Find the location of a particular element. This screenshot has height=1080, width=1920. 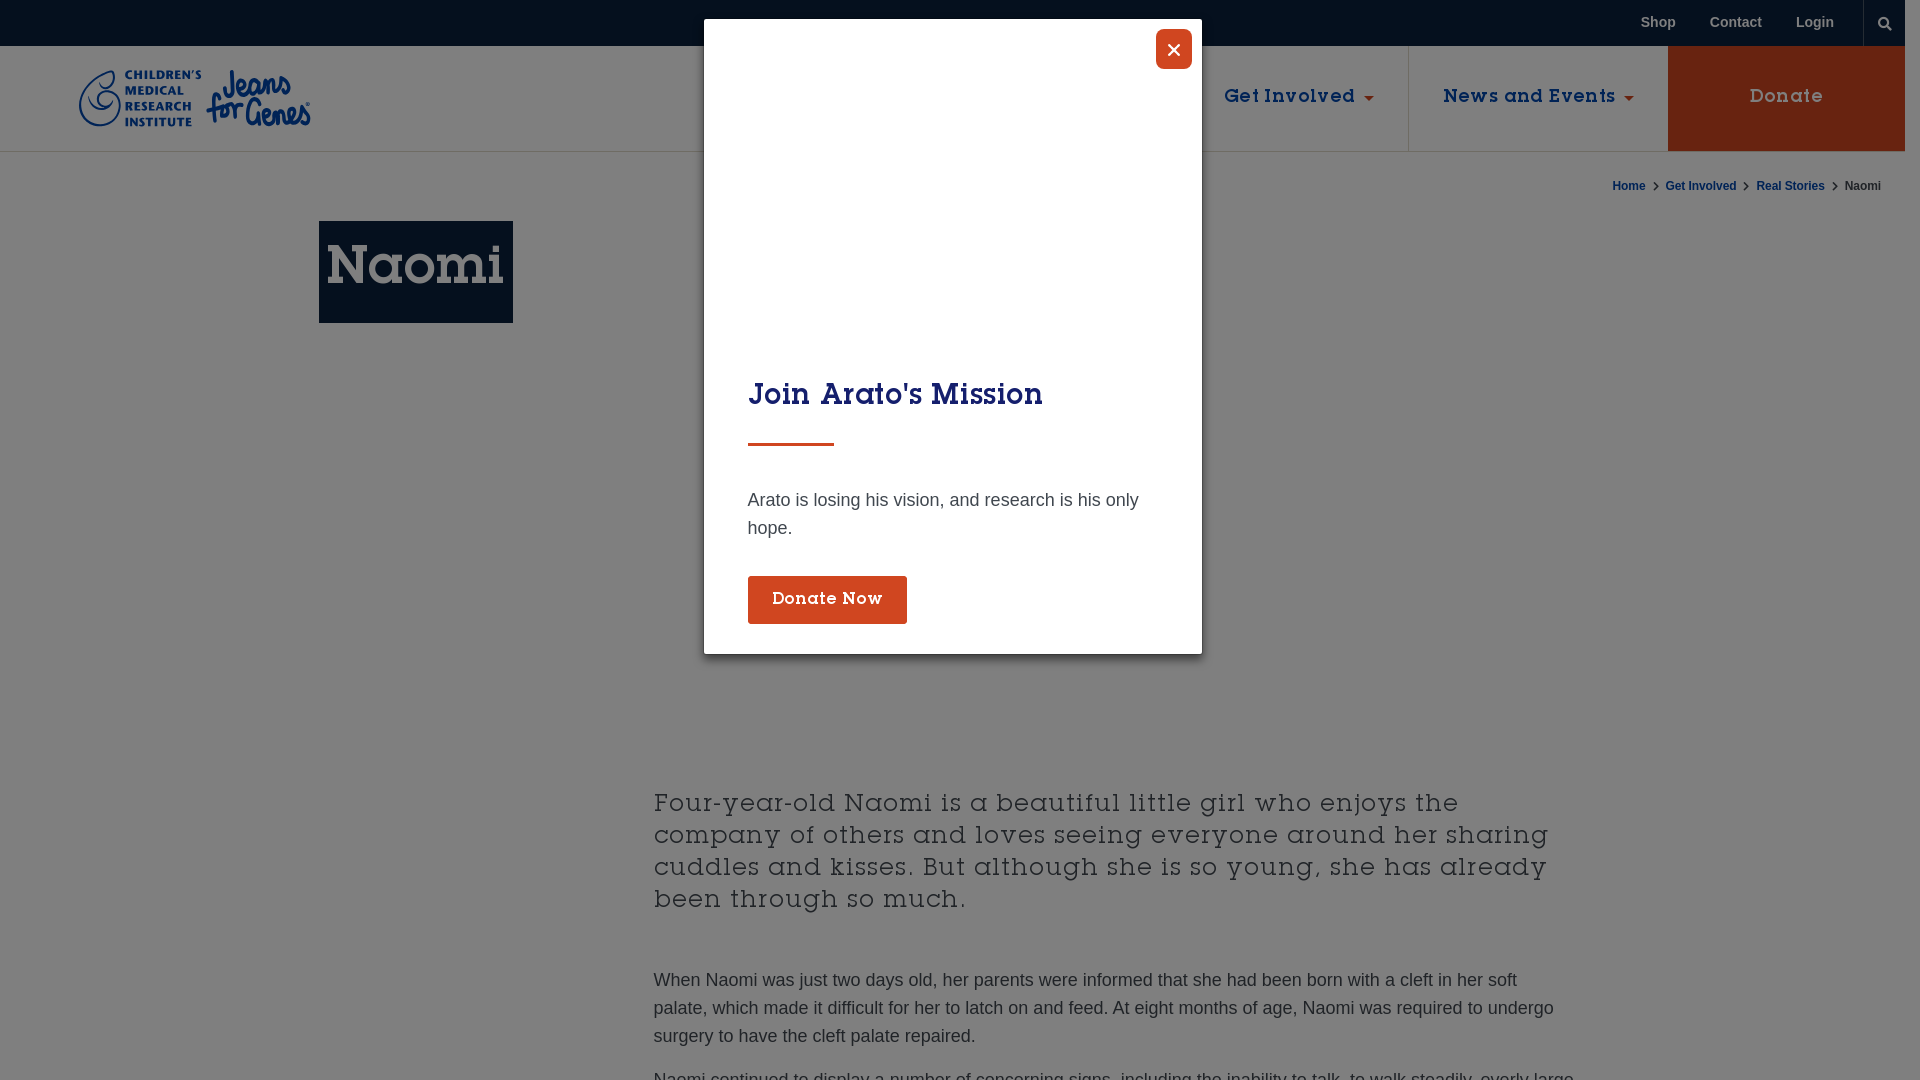

'Shop' is located at coordinates (1658, 23).